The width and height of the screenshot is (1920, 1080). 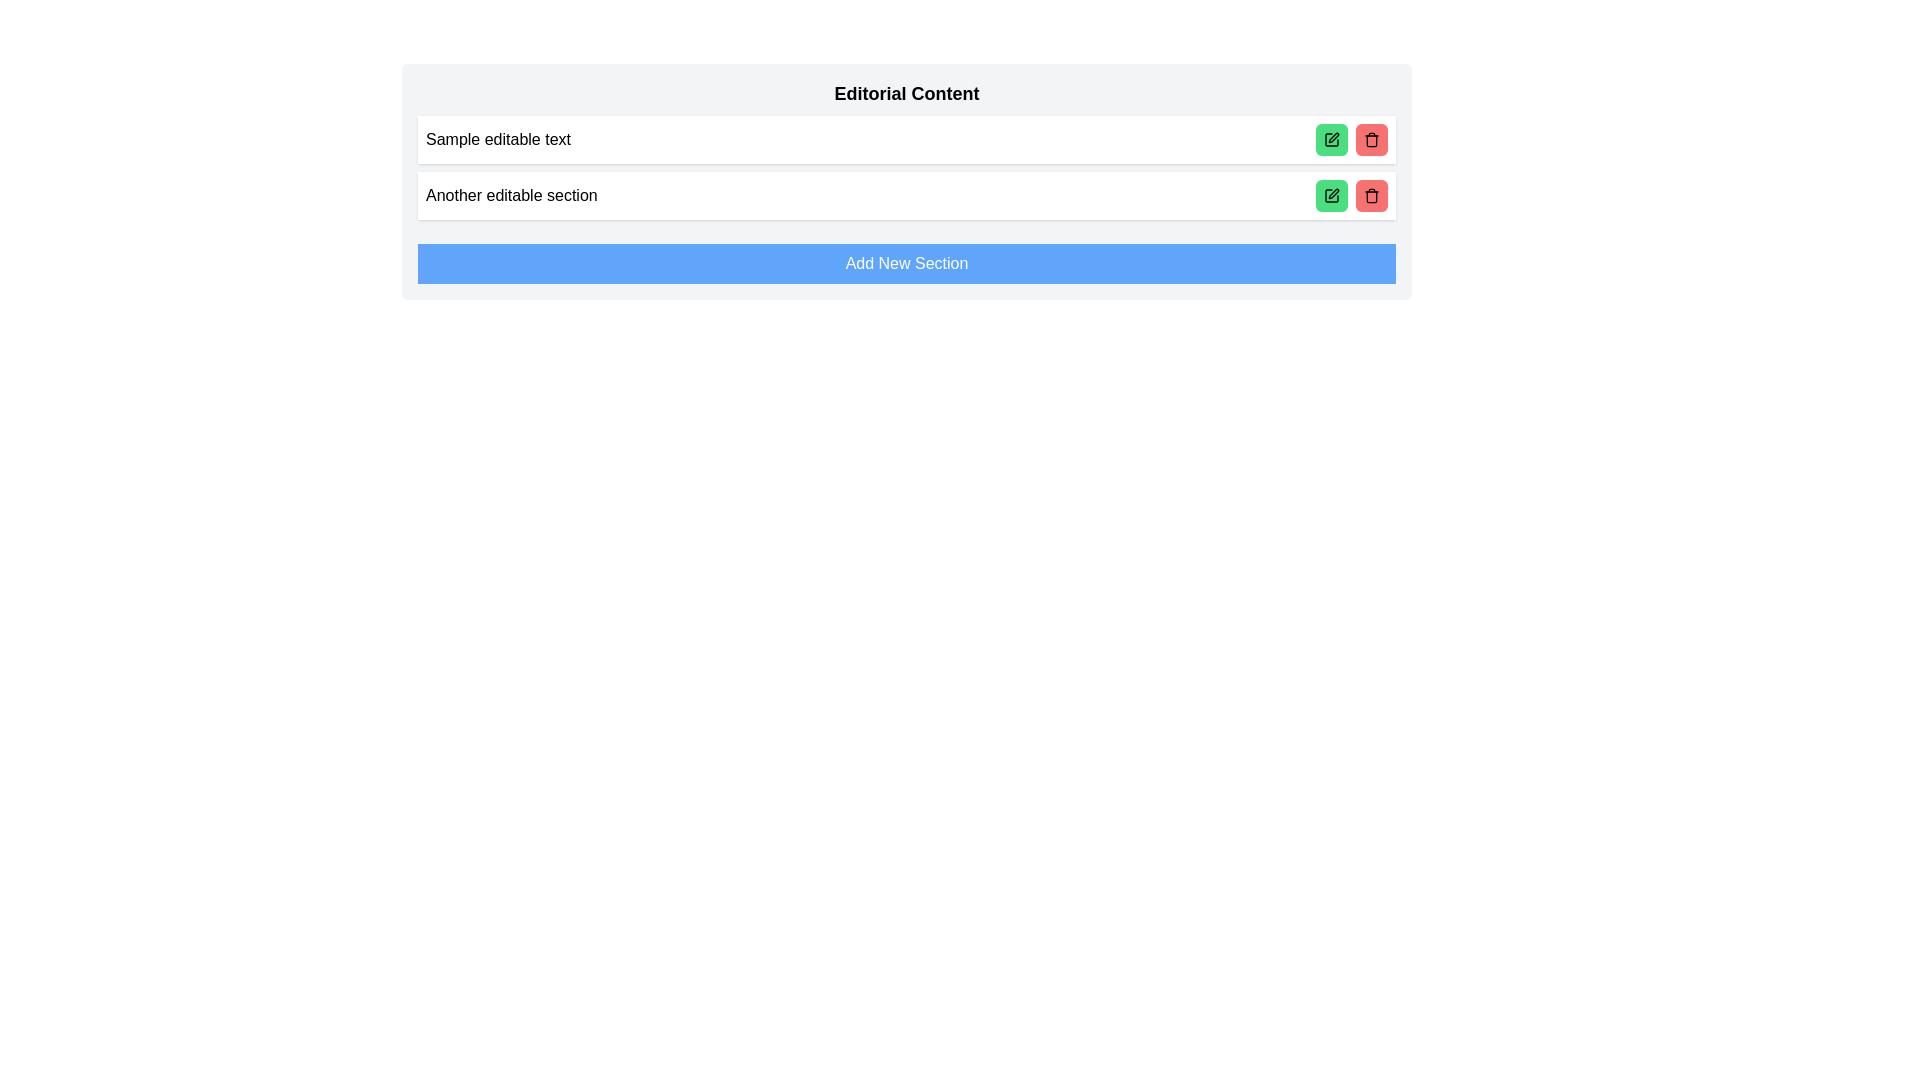 What do you see at coordinates (1331, 196) in the screenshot?
I see `the small square green icon featuring a pen graphic within the green oval button located to the right side of the second row in the content table` at bounding box center [1331, 196].